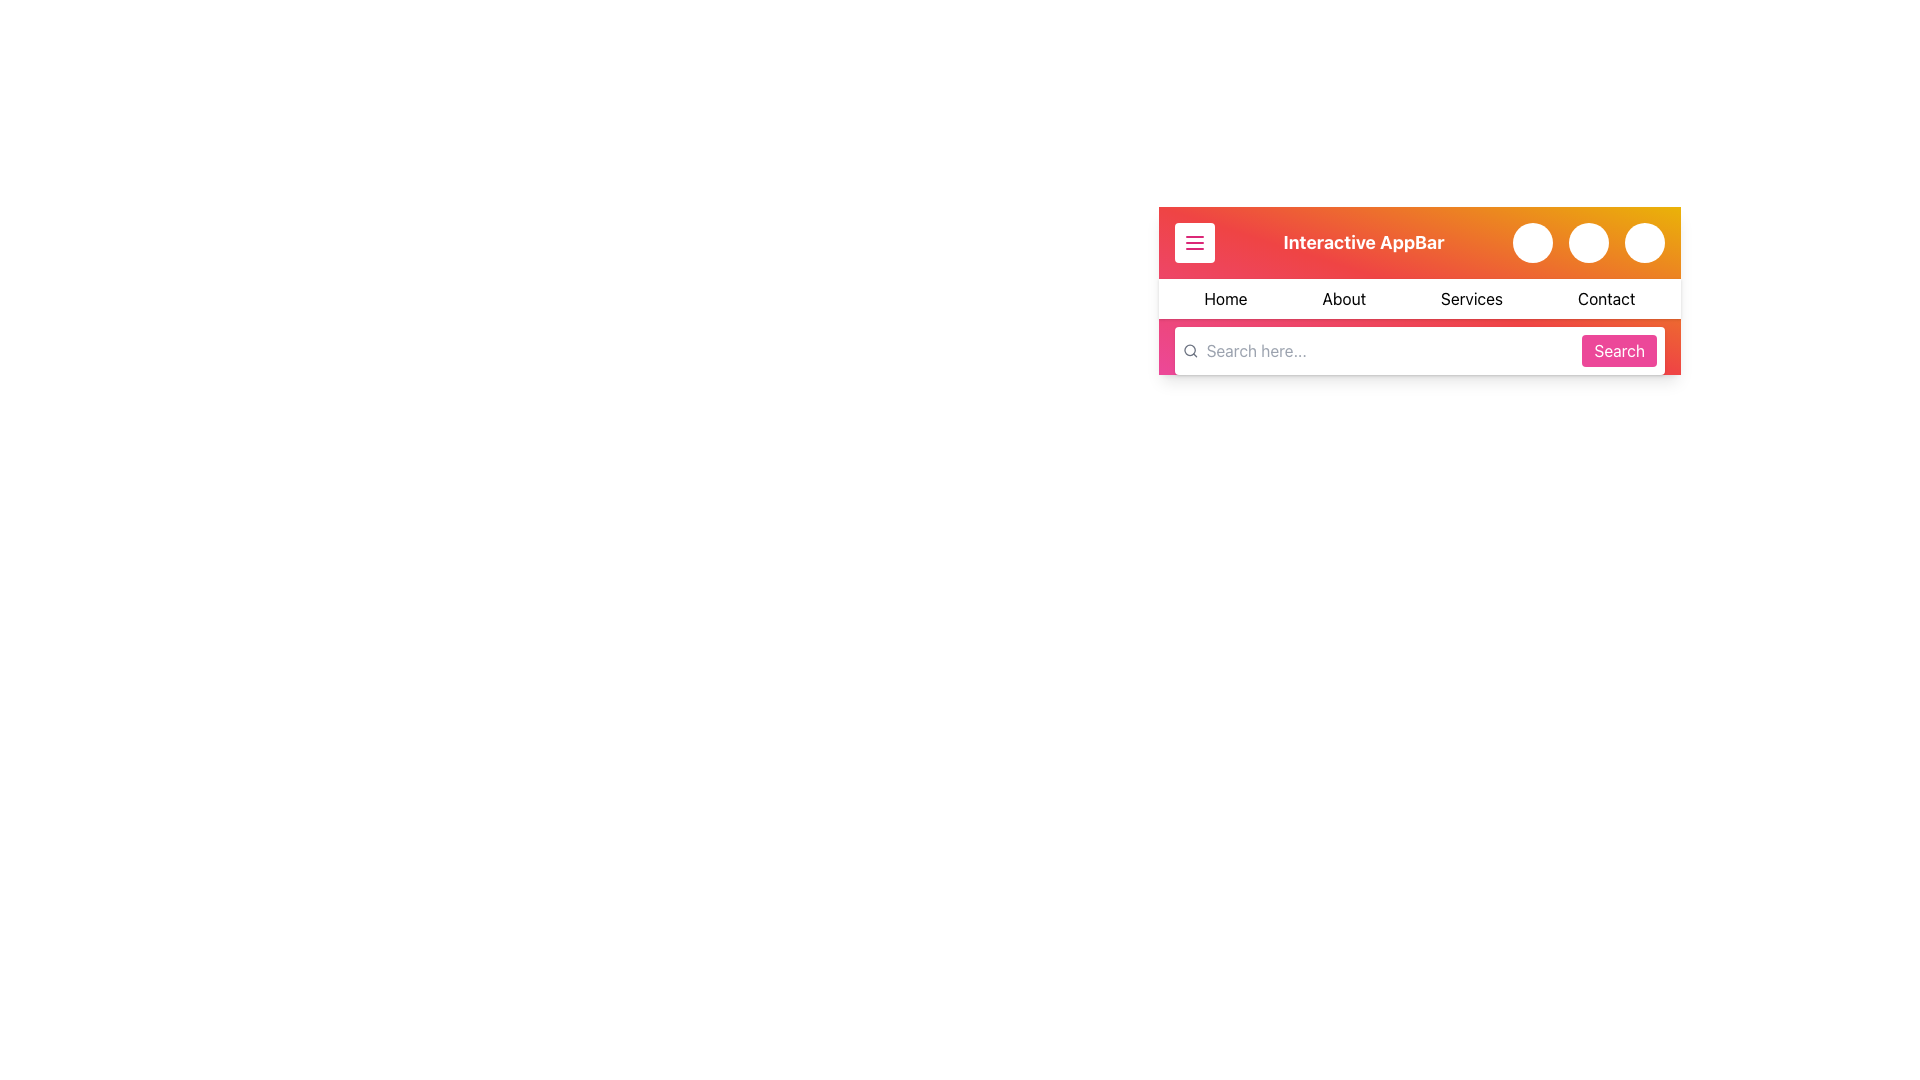 This screenshot has width=1920, height=1080. I want to click on the user profile or account menu button located at the far right of the top navigation bar to trigger a visual hover effect, so click(1645, 242).